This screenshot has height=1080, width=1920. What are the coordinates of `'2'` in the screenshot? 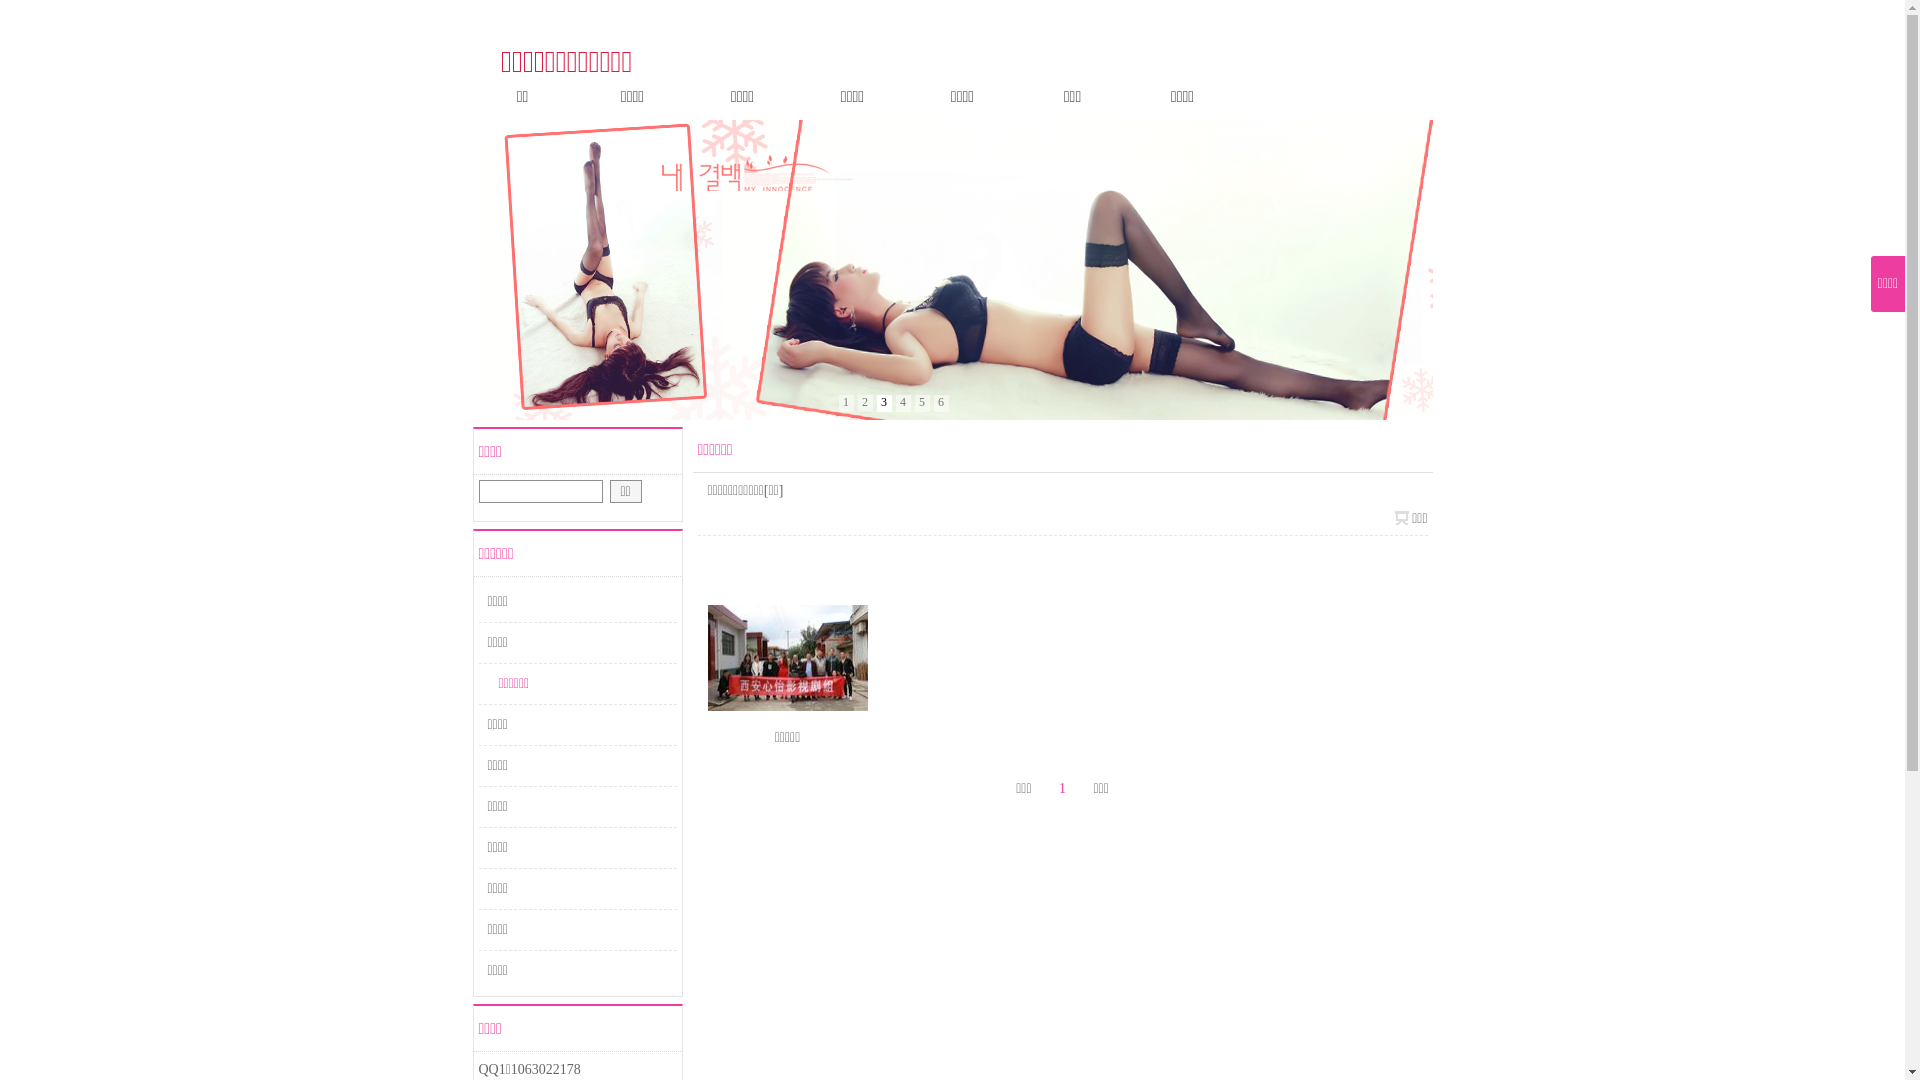 It's located at (865, 403).